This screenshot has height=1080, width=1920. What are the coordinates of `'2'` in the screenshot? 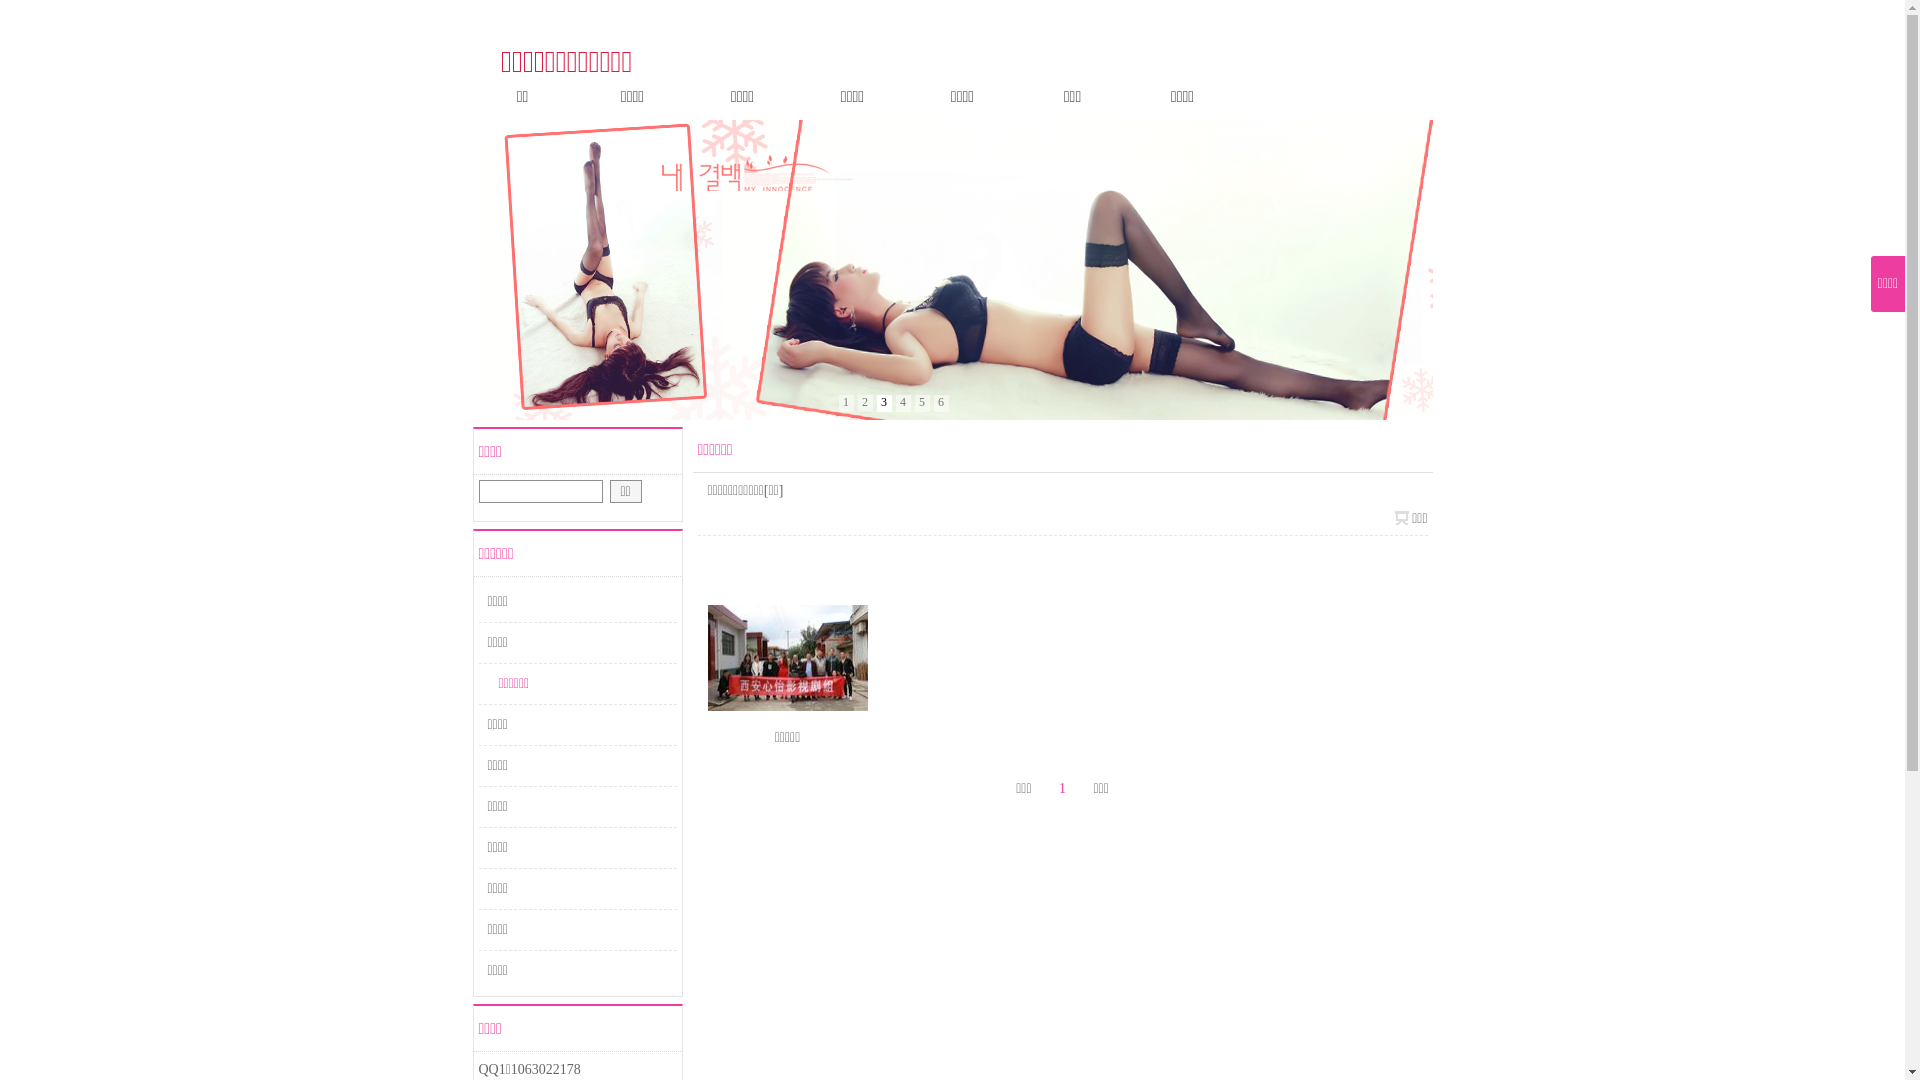 It's located at (865, 403).